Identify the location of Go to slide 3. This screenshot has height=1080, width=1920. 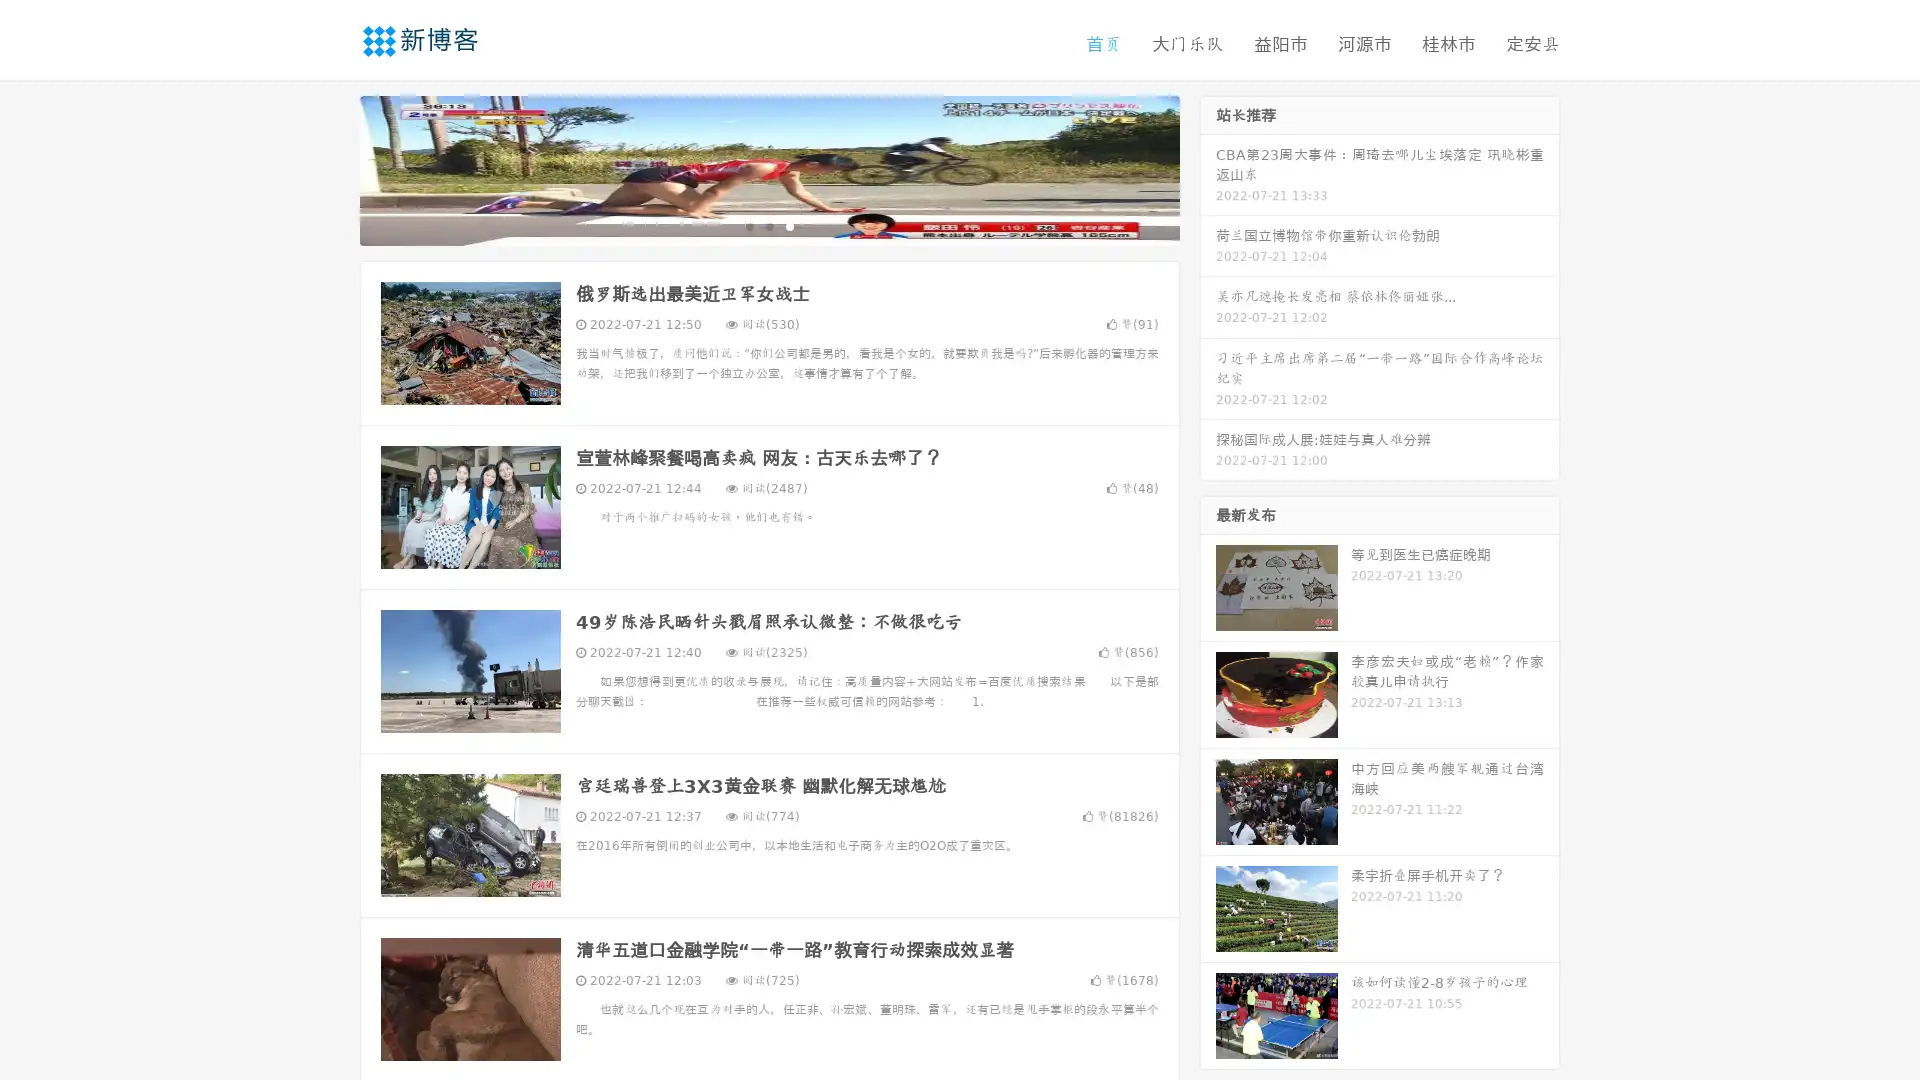
(789, 225).